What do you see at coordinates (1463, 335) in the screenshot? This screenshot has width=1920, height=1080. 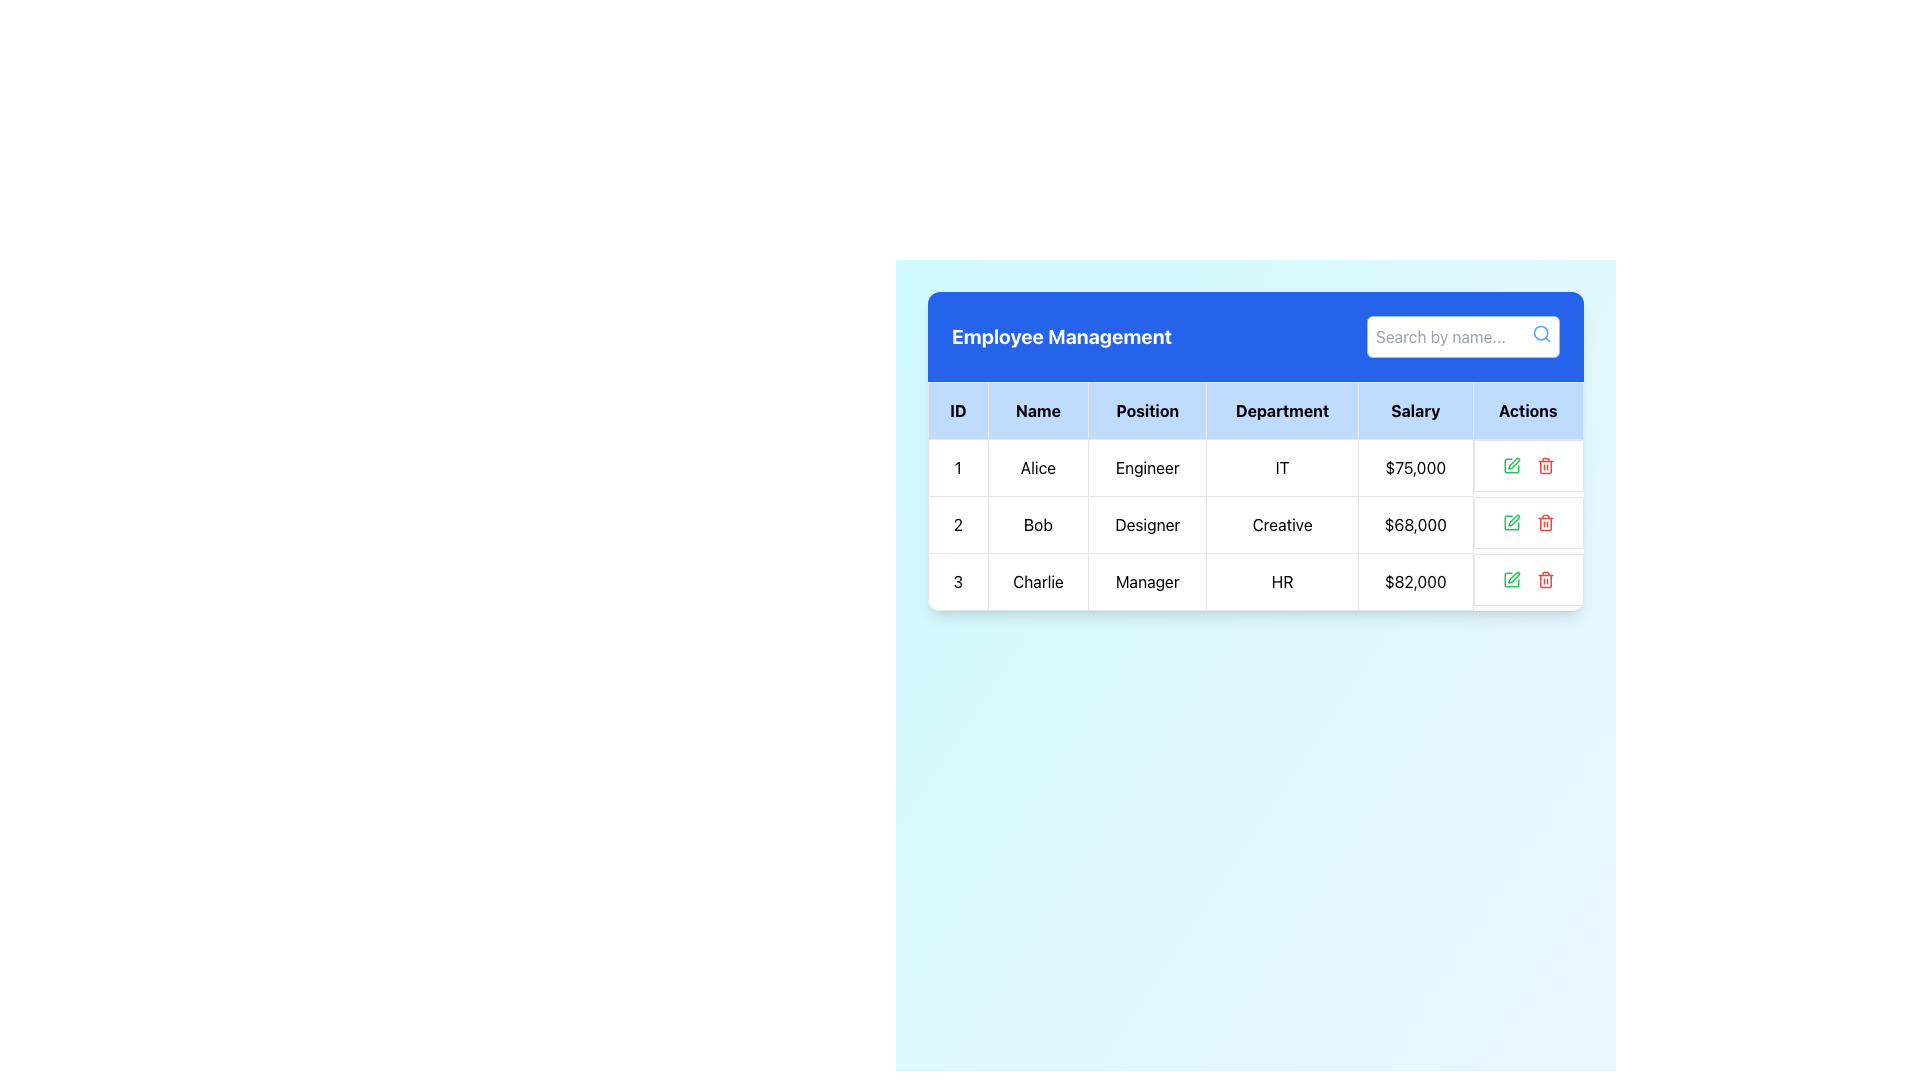 I see `the light gray text input box with rounded corners and a blue border in the top-right corner of the 'Employee Management' header` at bounding box center [1463, 335].